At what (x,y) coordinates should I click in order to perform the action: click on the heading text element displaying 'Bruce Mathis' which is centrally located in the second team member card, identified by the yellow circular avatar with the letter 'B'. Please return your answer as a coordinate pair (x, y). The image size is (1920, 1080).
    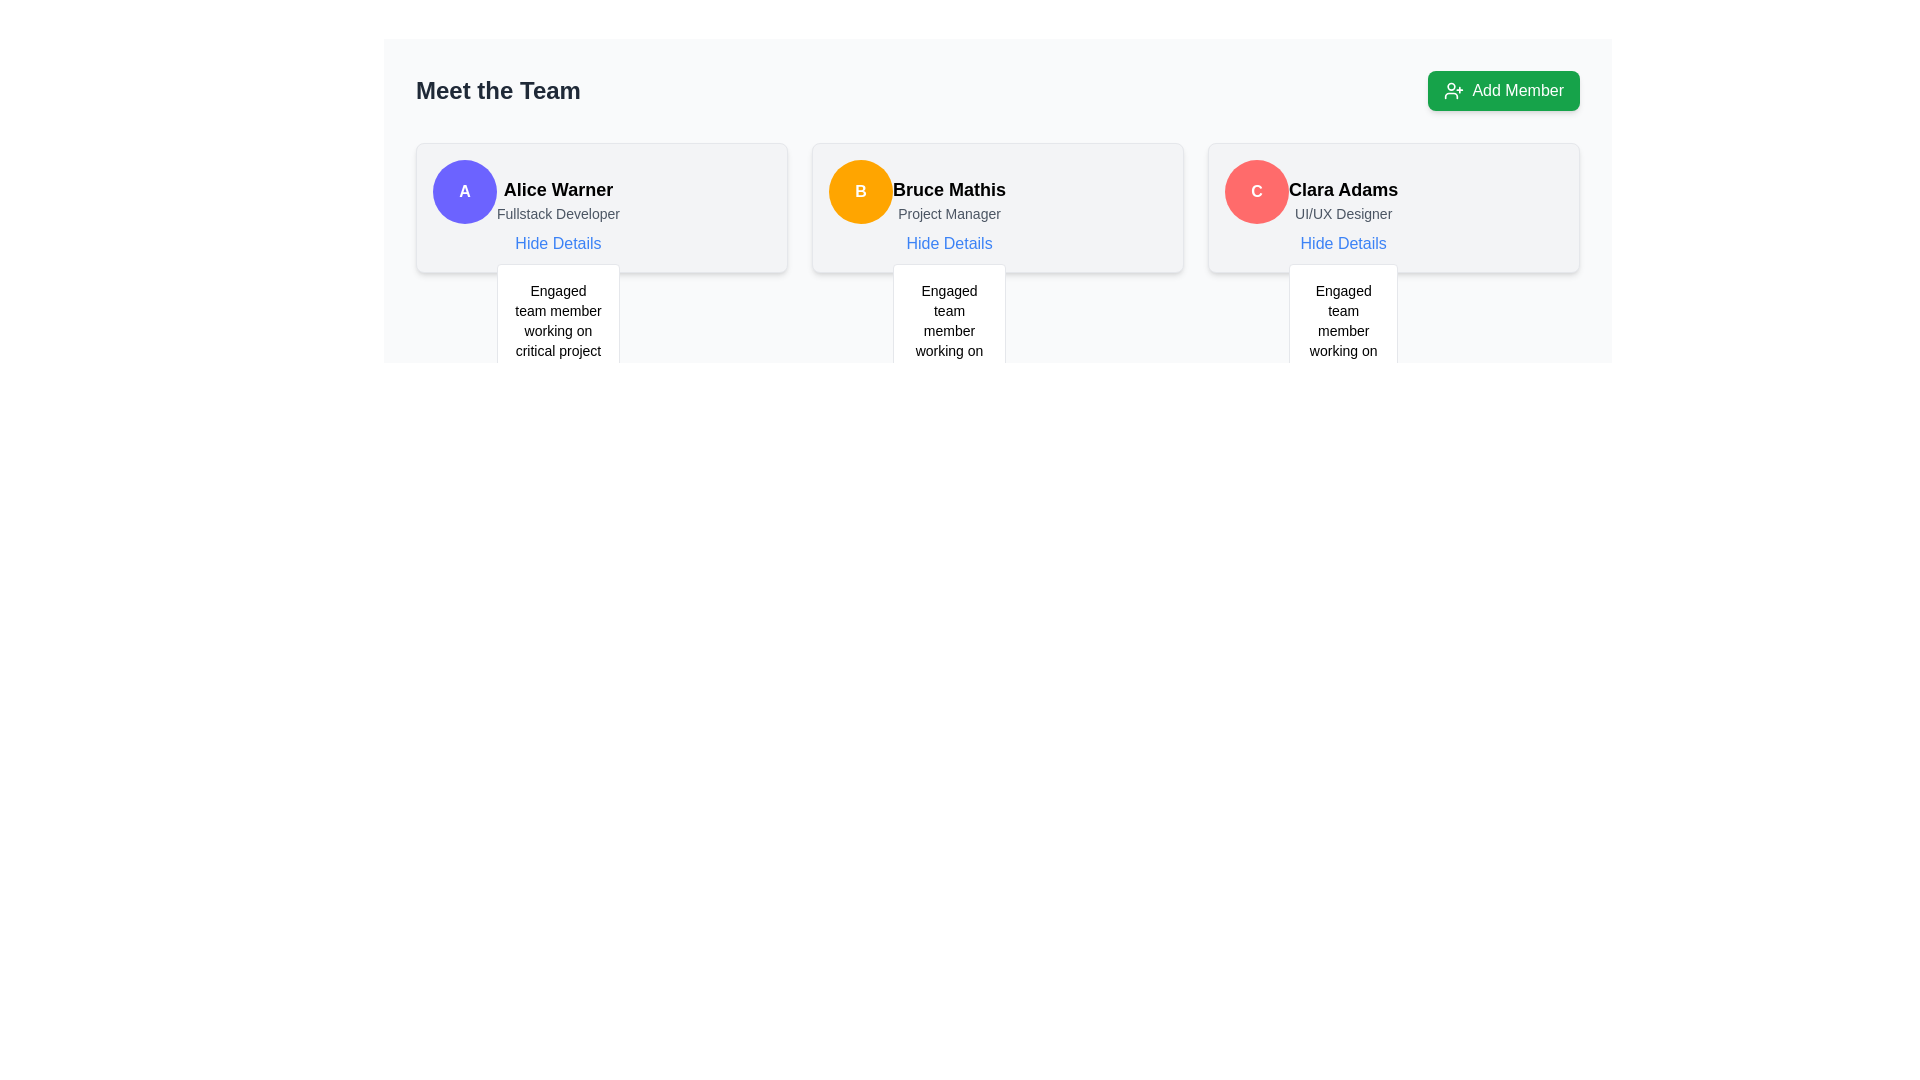
    Looking at the image, I should click on (948, 189).